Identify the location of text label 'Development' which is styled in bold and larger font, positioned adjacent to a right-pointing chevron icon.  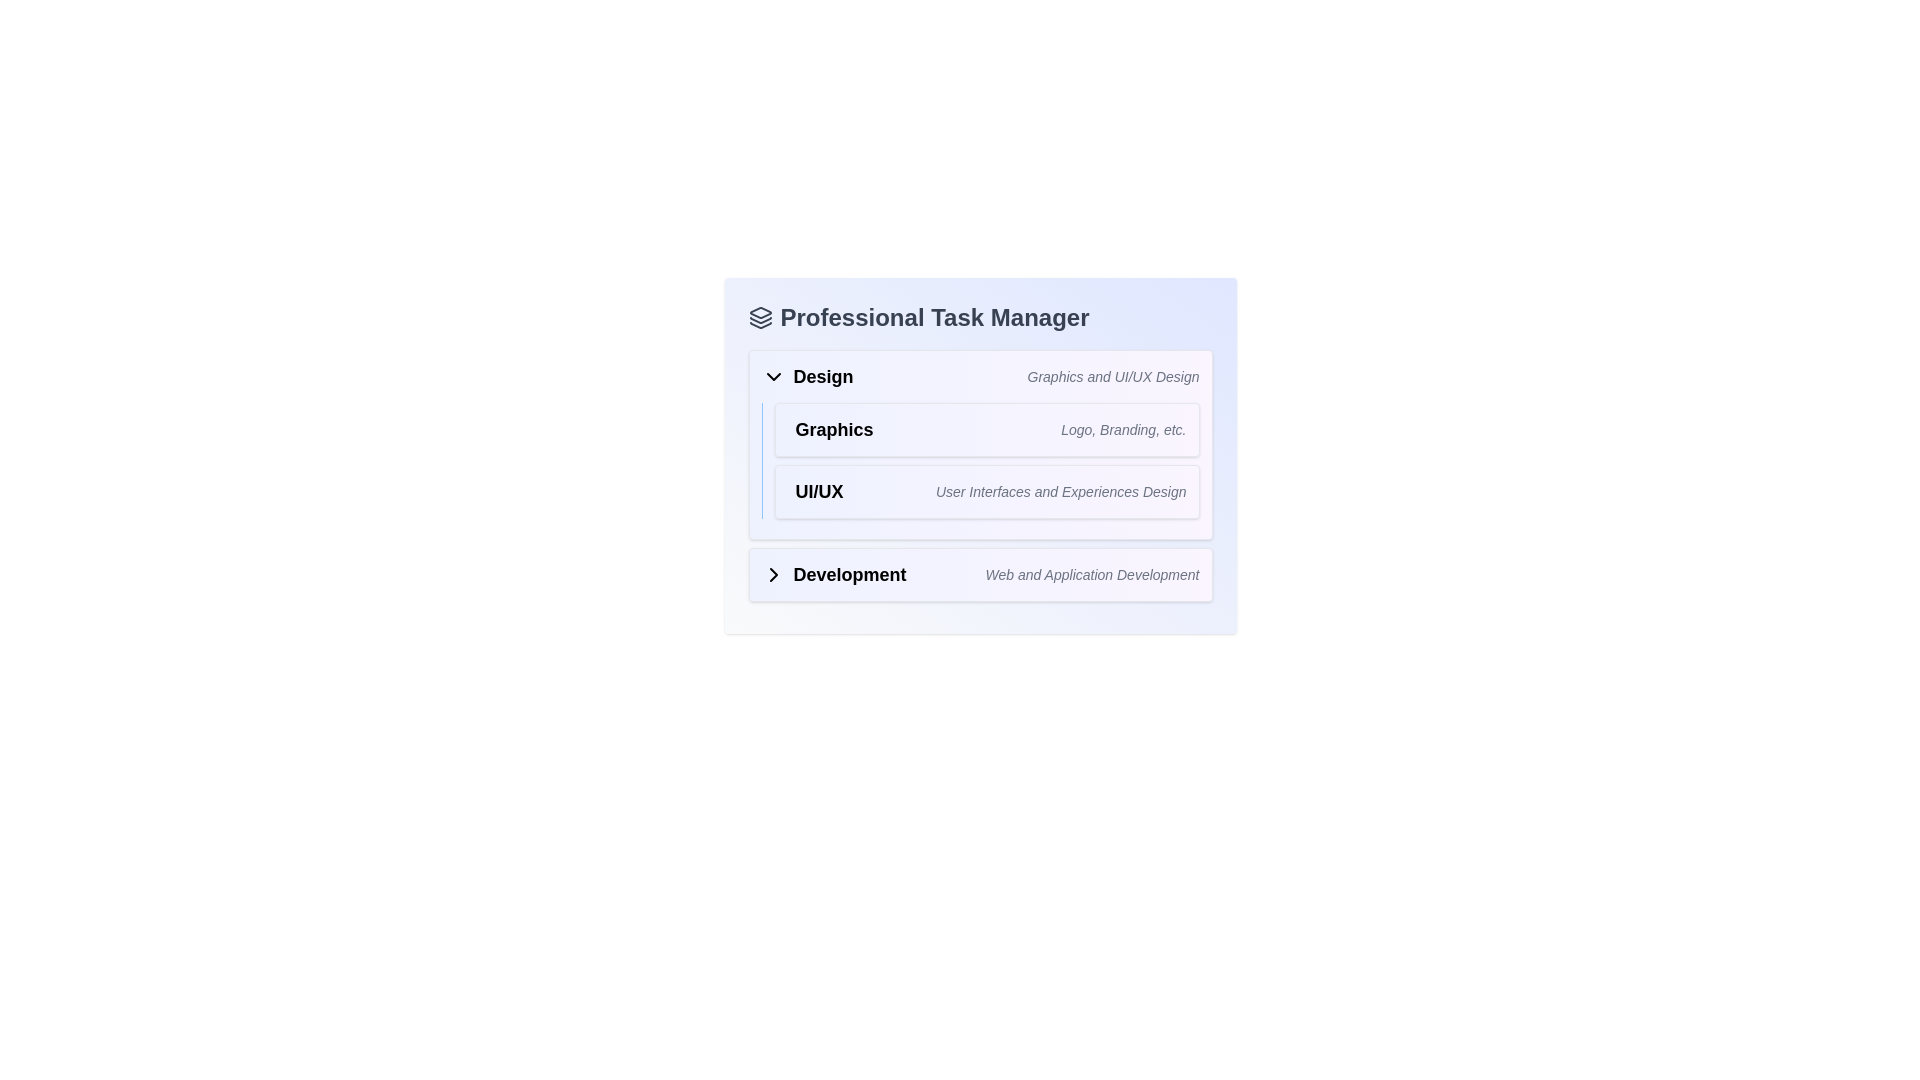
(834, 574).